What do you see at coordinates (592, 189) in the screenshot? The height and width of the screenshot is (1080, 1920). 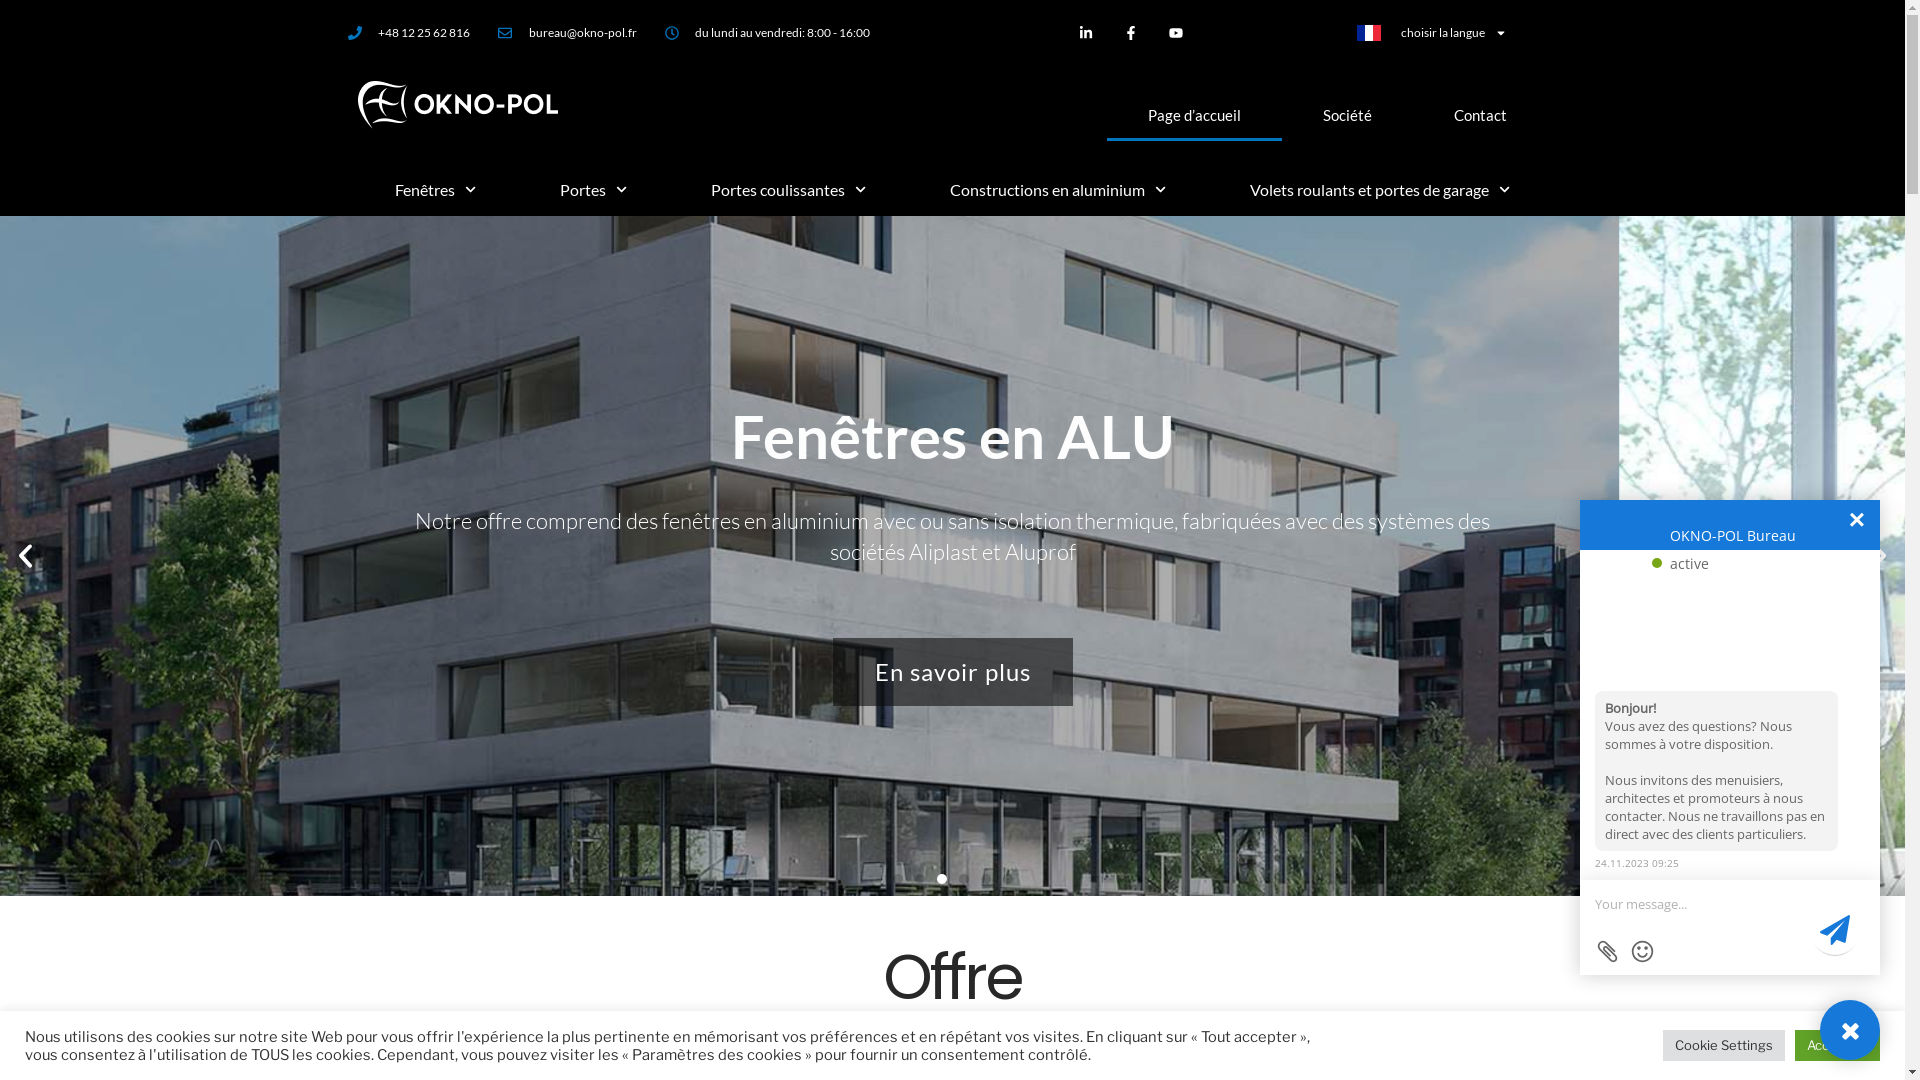 I see `'Portes'` at bounding box center [592, 189].